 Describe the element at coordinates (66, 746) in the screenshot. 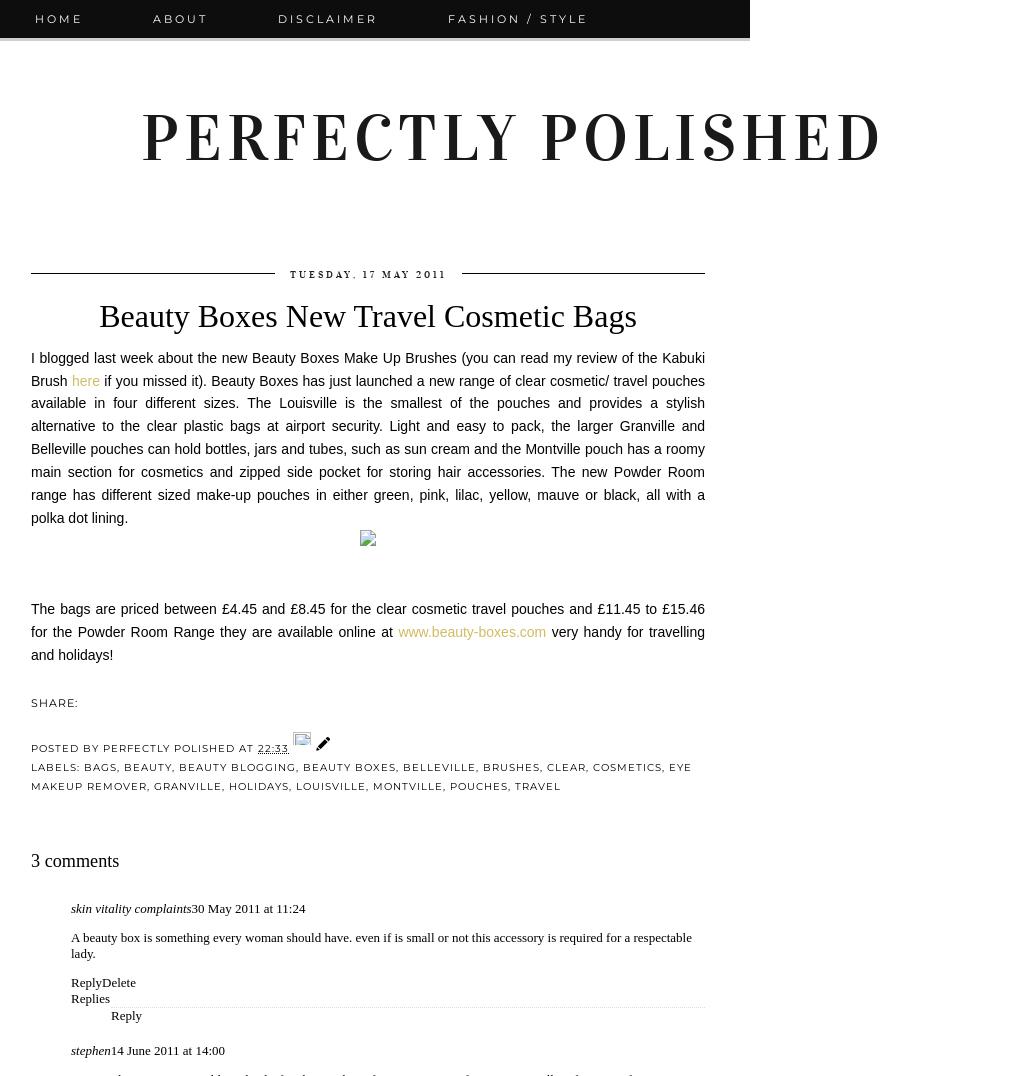

I see `'Posted by'` at that location.